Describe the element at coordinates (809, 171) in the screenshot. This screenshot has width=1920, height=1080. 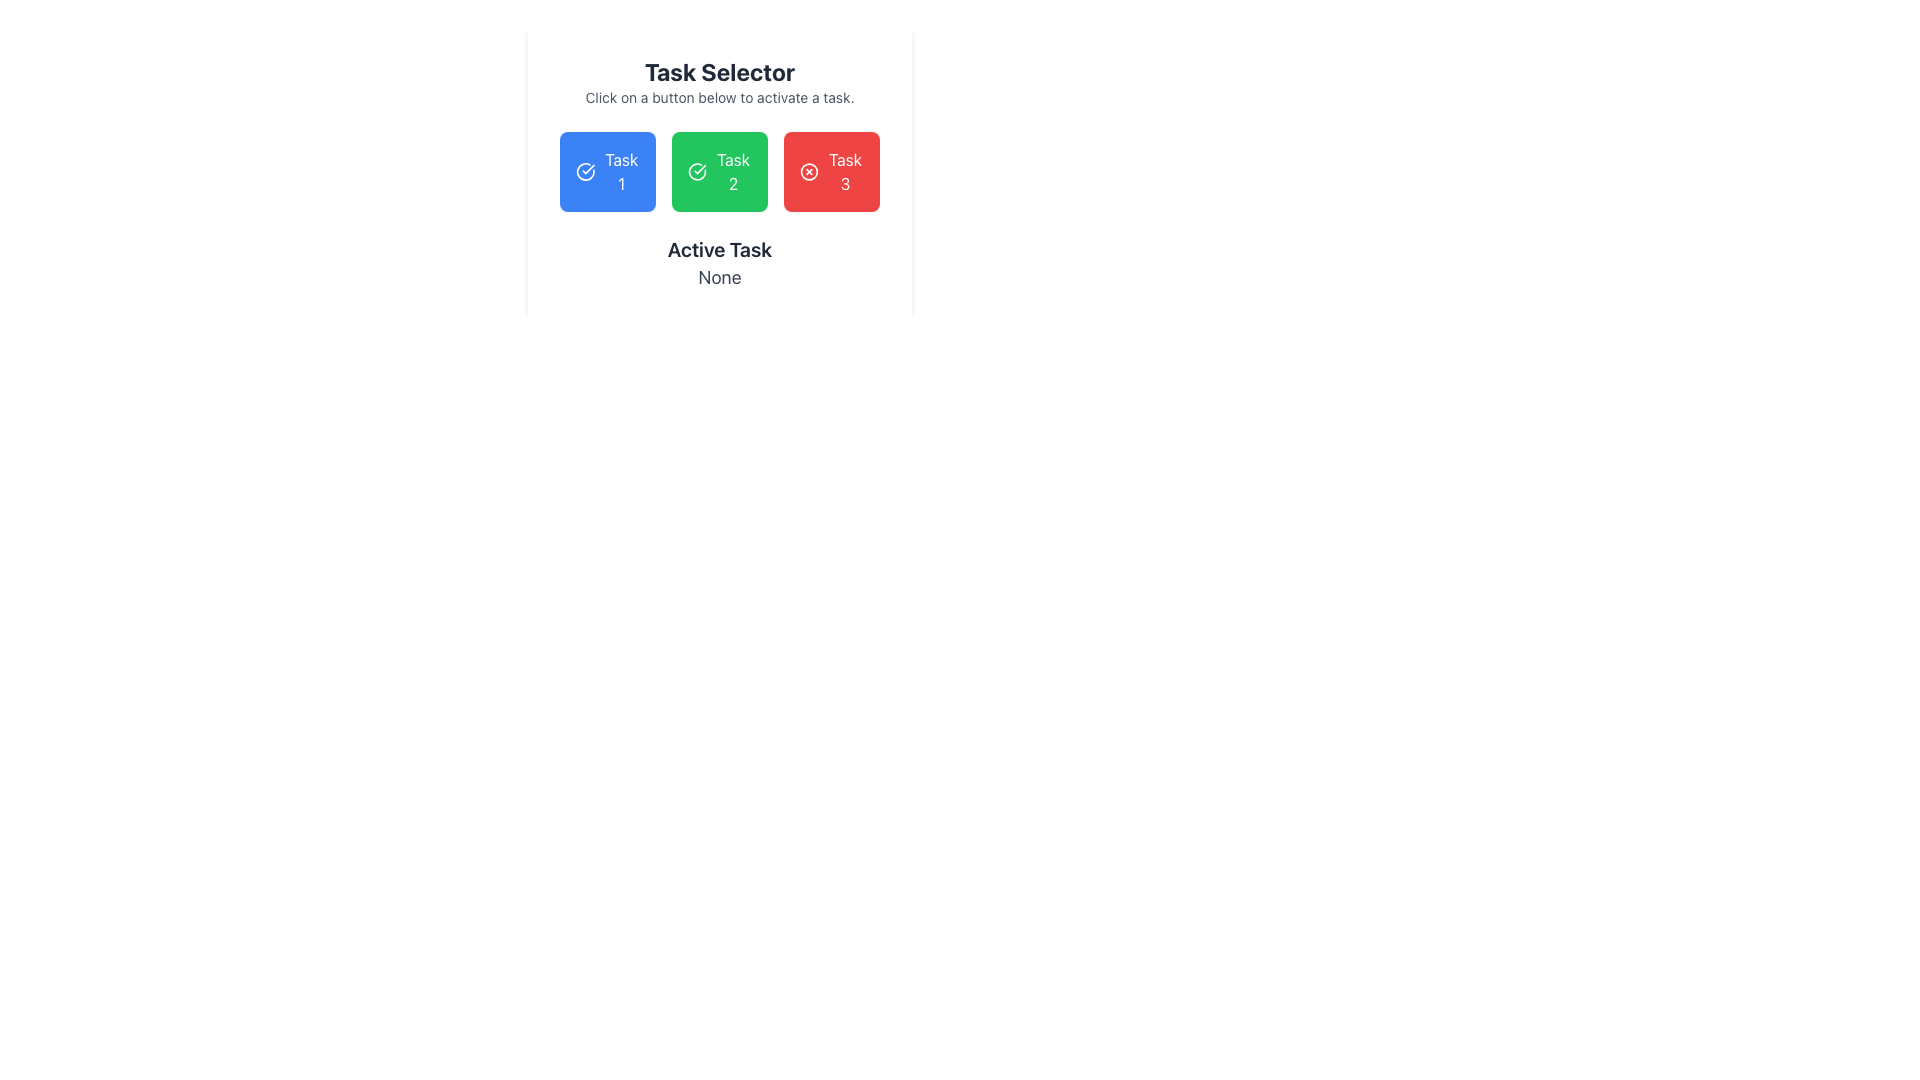
I see `the cancellation icon within the red 'Task 3' button` at that location.